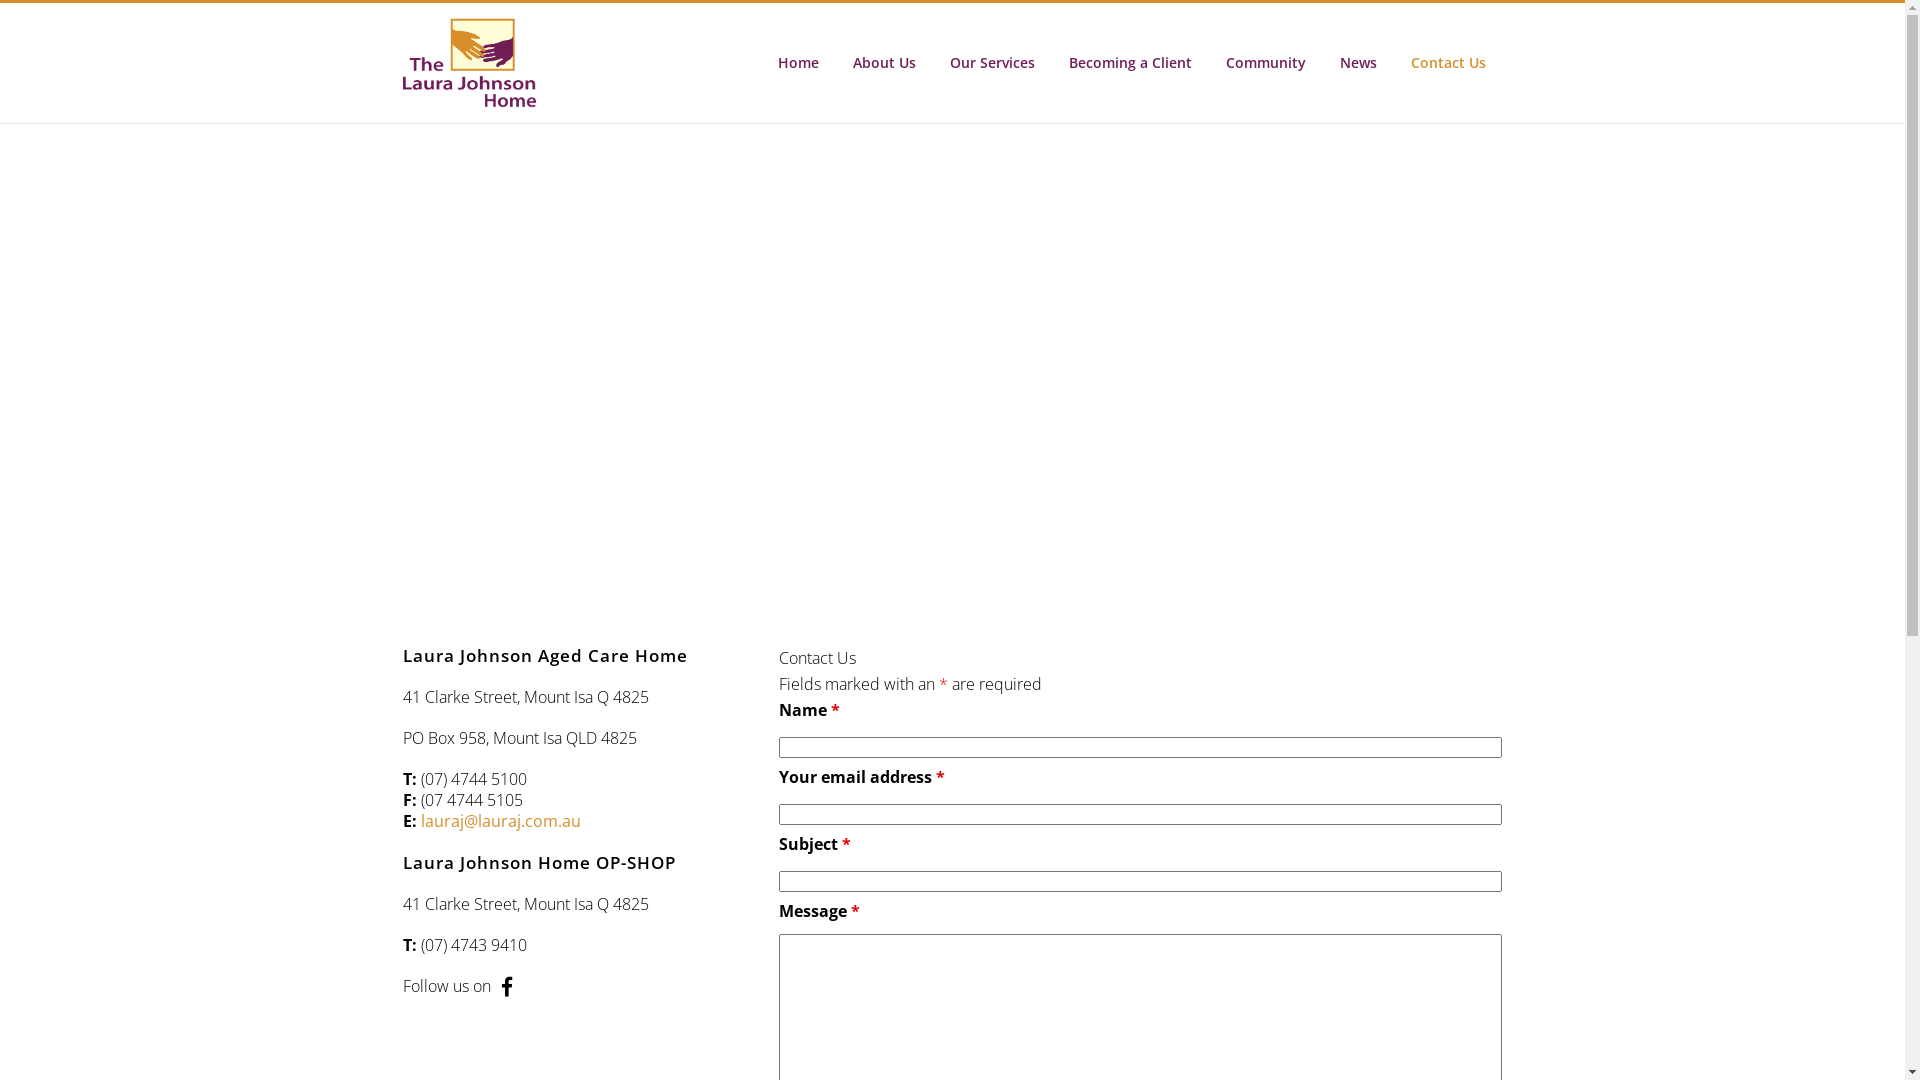 The image size is (1920, 1080). What do you see at coordinates (1264, 61) in the screenshot?
I see `'Community'` at bounding box center [1264, 61].